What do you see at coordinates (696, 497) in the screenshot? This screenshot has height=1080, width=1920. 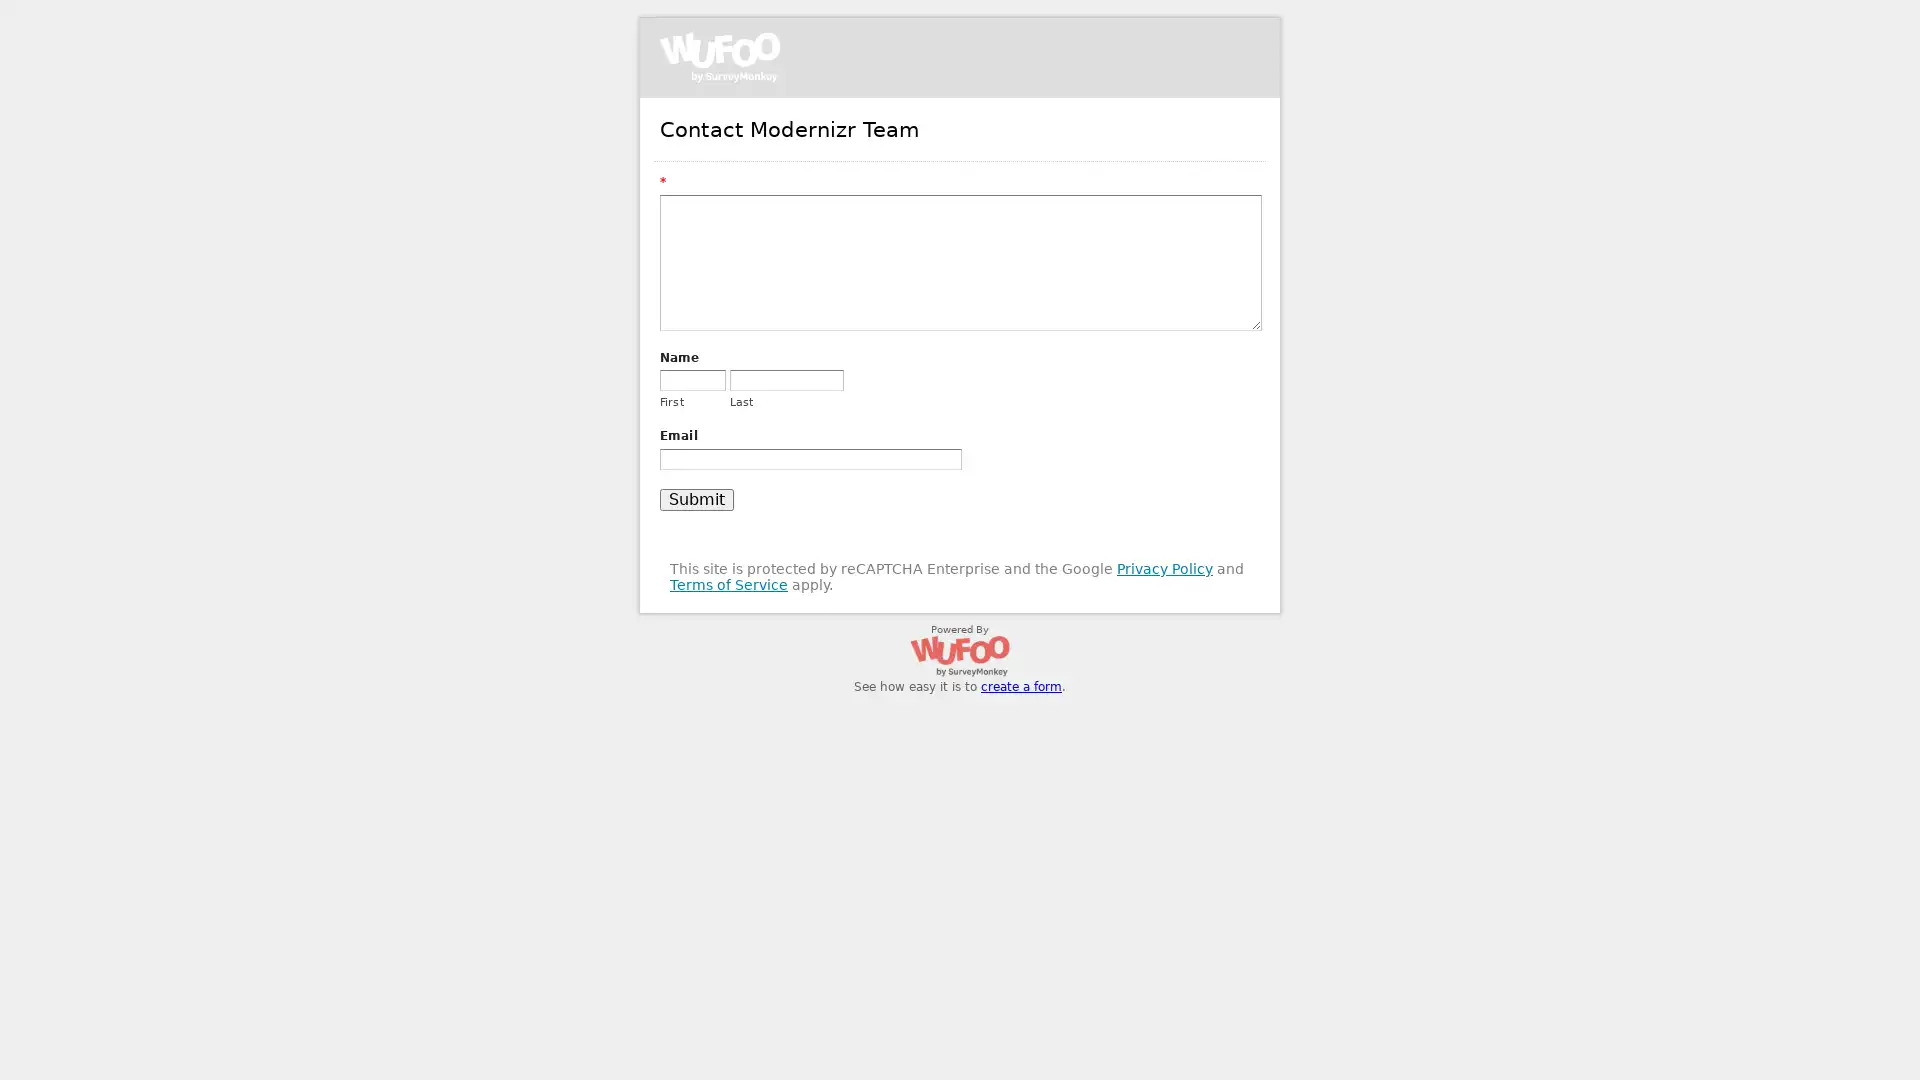 I see `Submit` at bounding box center [696, 497].